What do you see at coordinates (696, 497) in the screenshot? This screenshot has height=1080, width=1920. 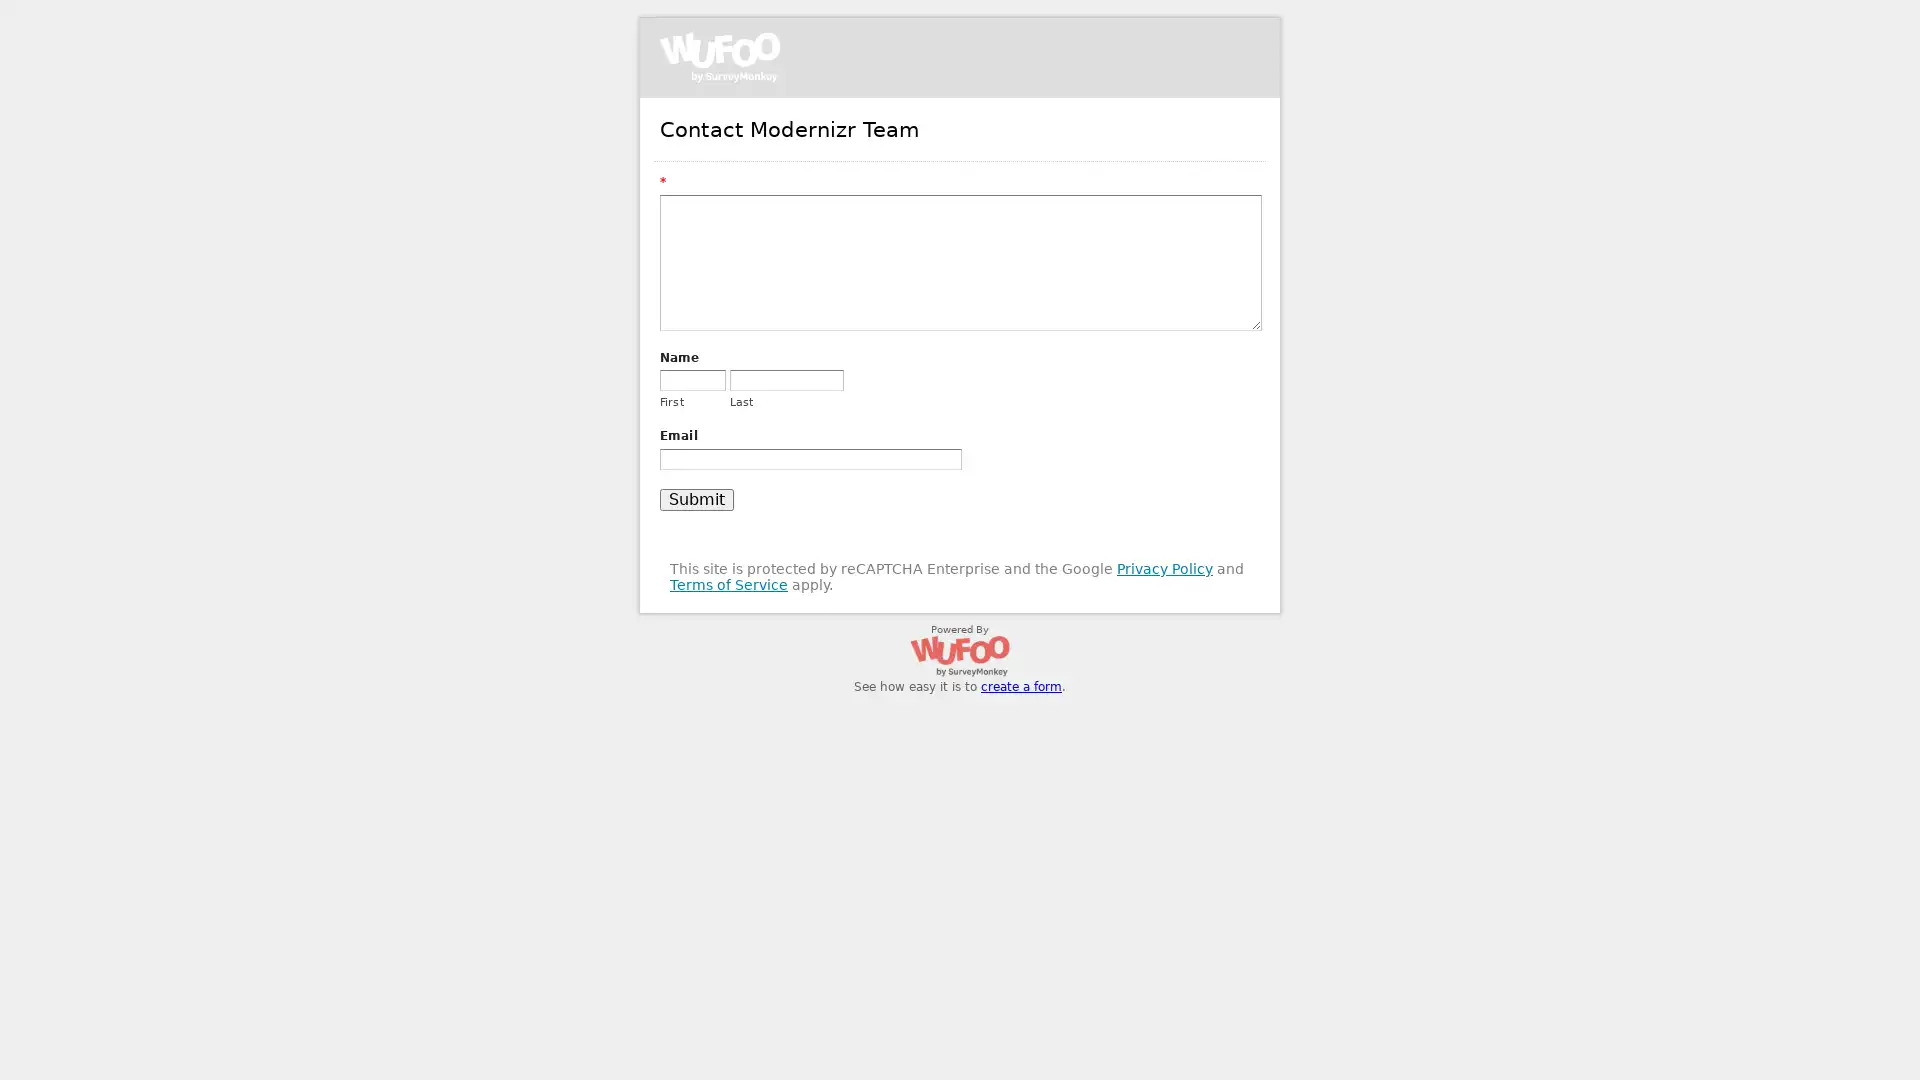 I see `Submit` at bounding box center [696, 497].